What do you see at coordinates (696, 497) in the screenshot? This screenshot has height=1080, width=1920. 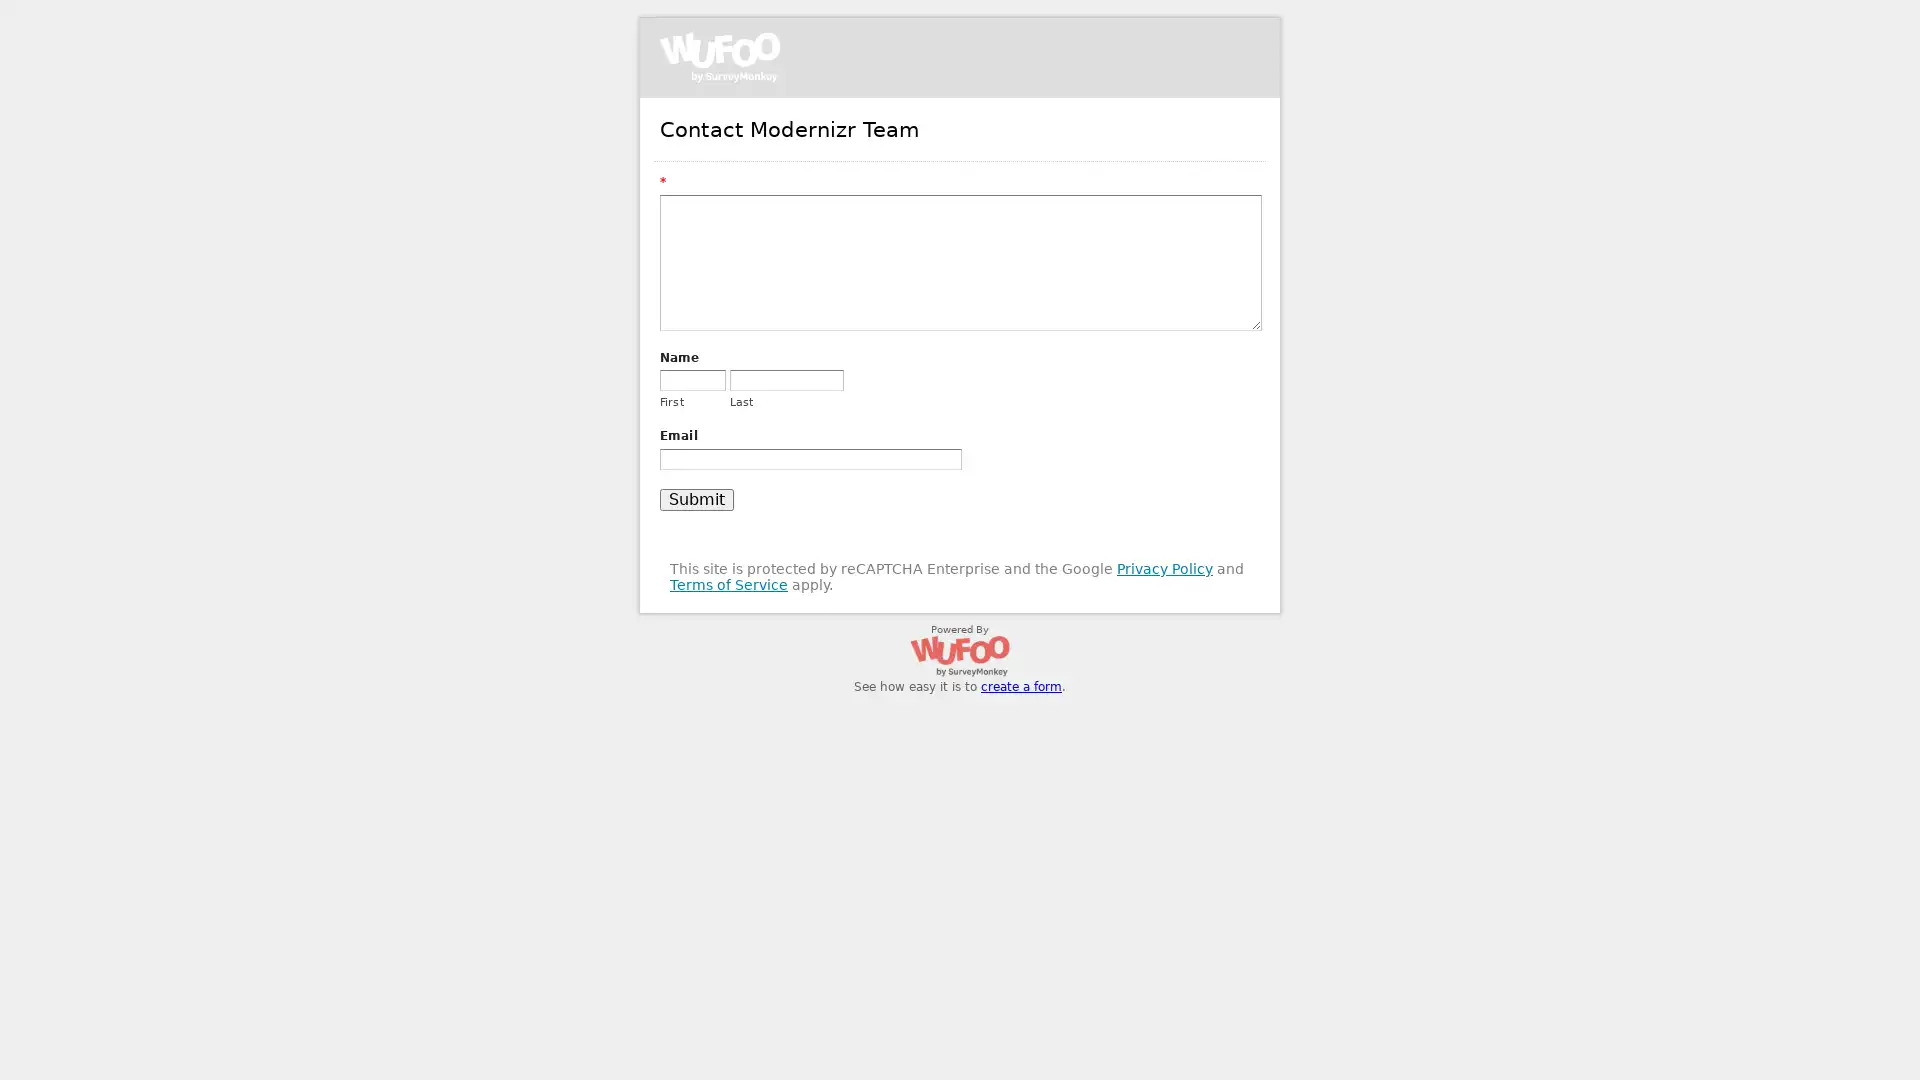 I see `Submit` at bounding box center [696, 497].